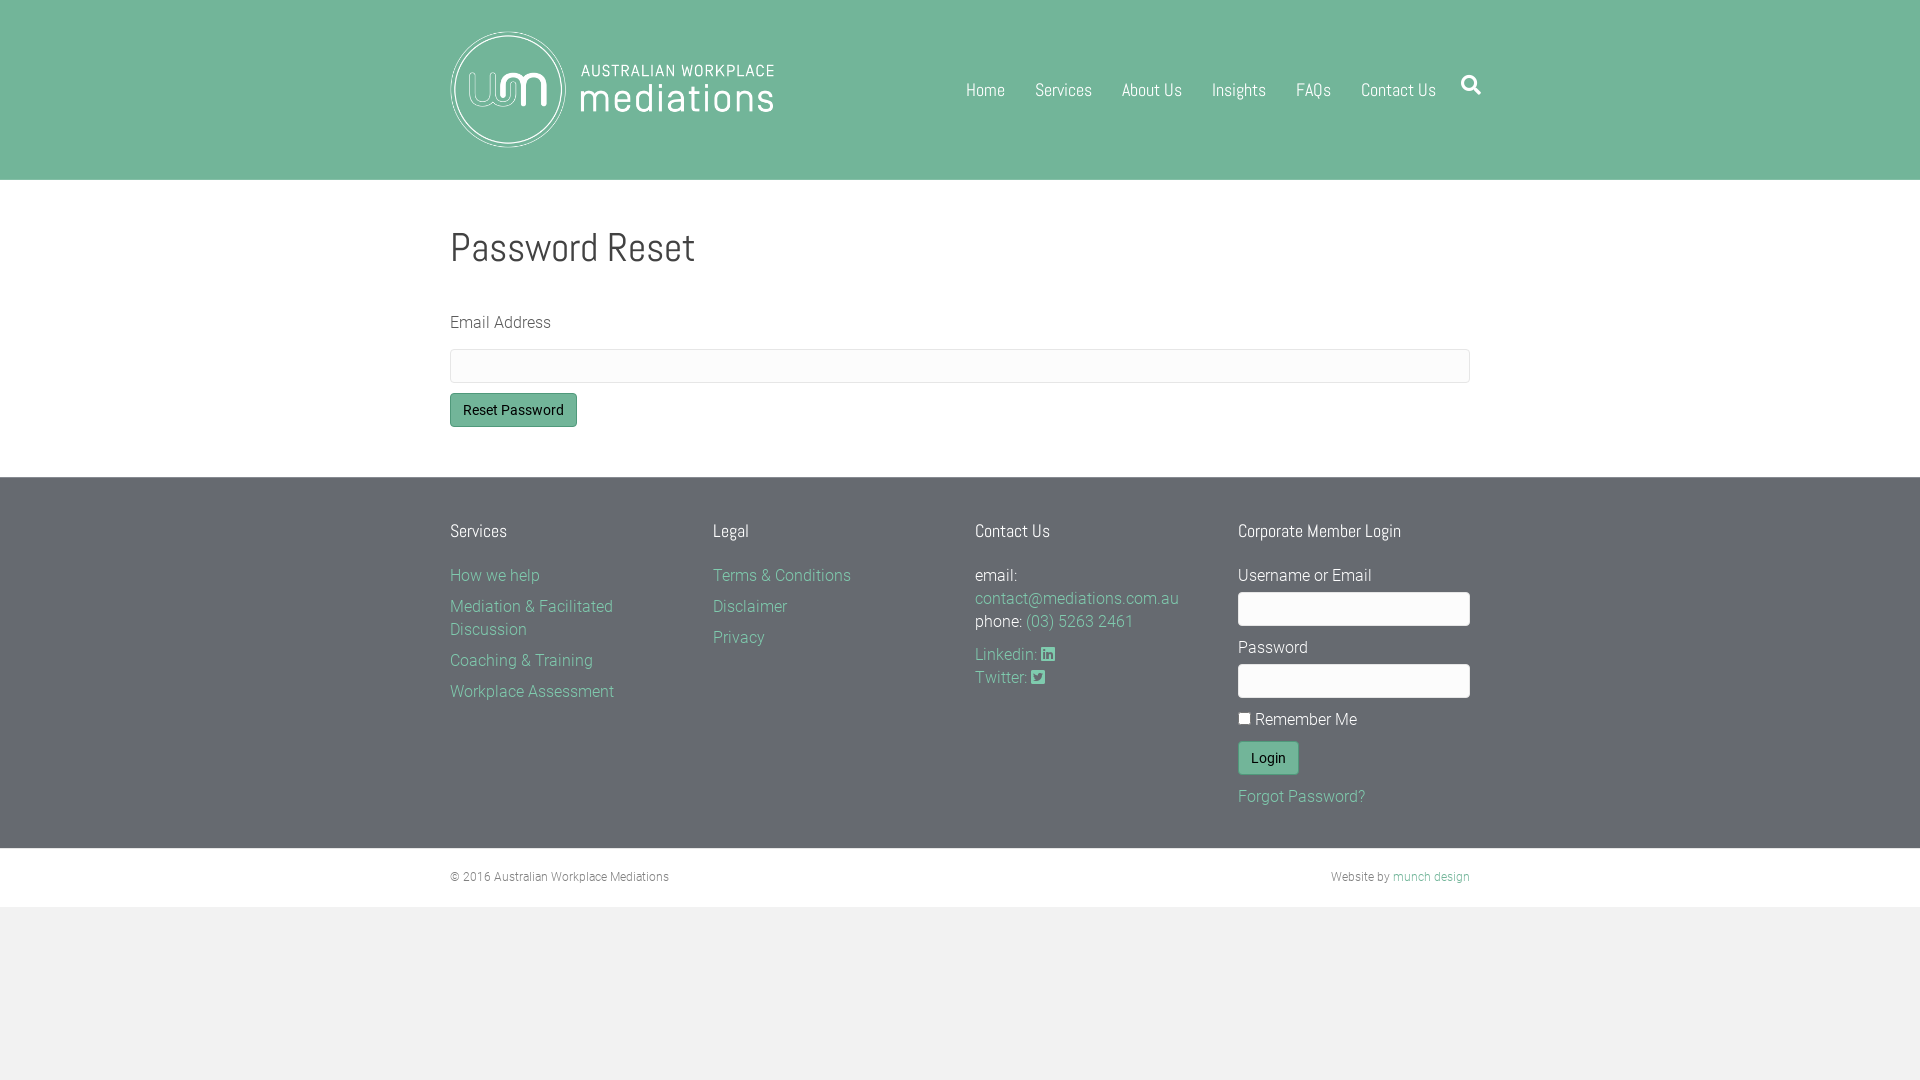  What do you see at coordinates (1079, 620) in the screenshot?
I see `'(03) 5263 2461'` at bounding box center [1079, 620].